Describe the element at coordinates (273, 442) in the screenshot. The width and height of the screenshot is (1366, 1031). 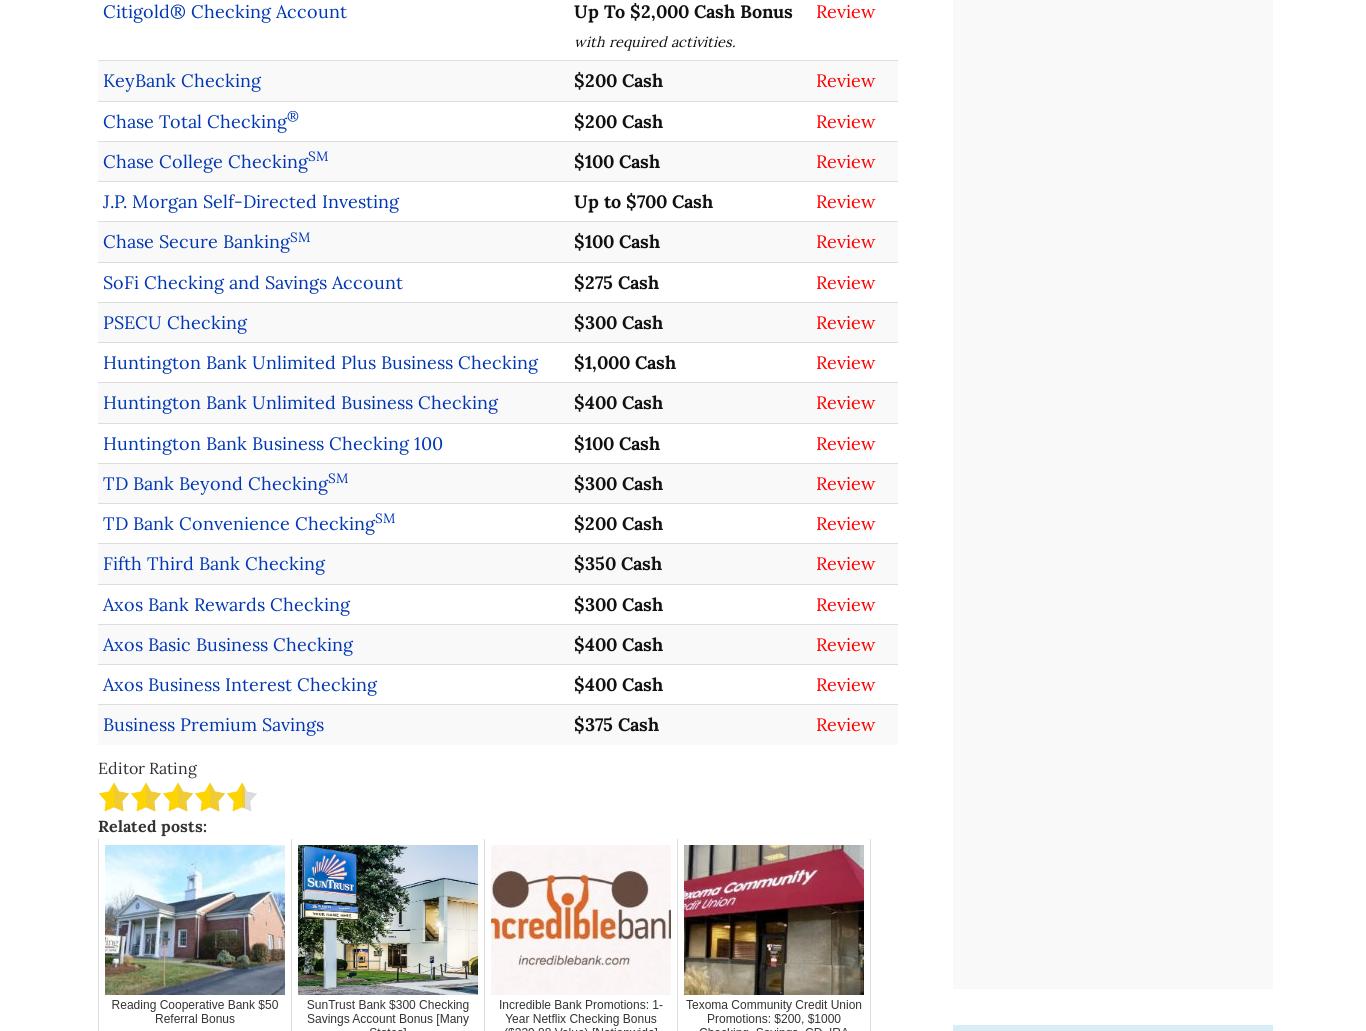
I see `'Huntington Bank Business Checking 100'` at that location.